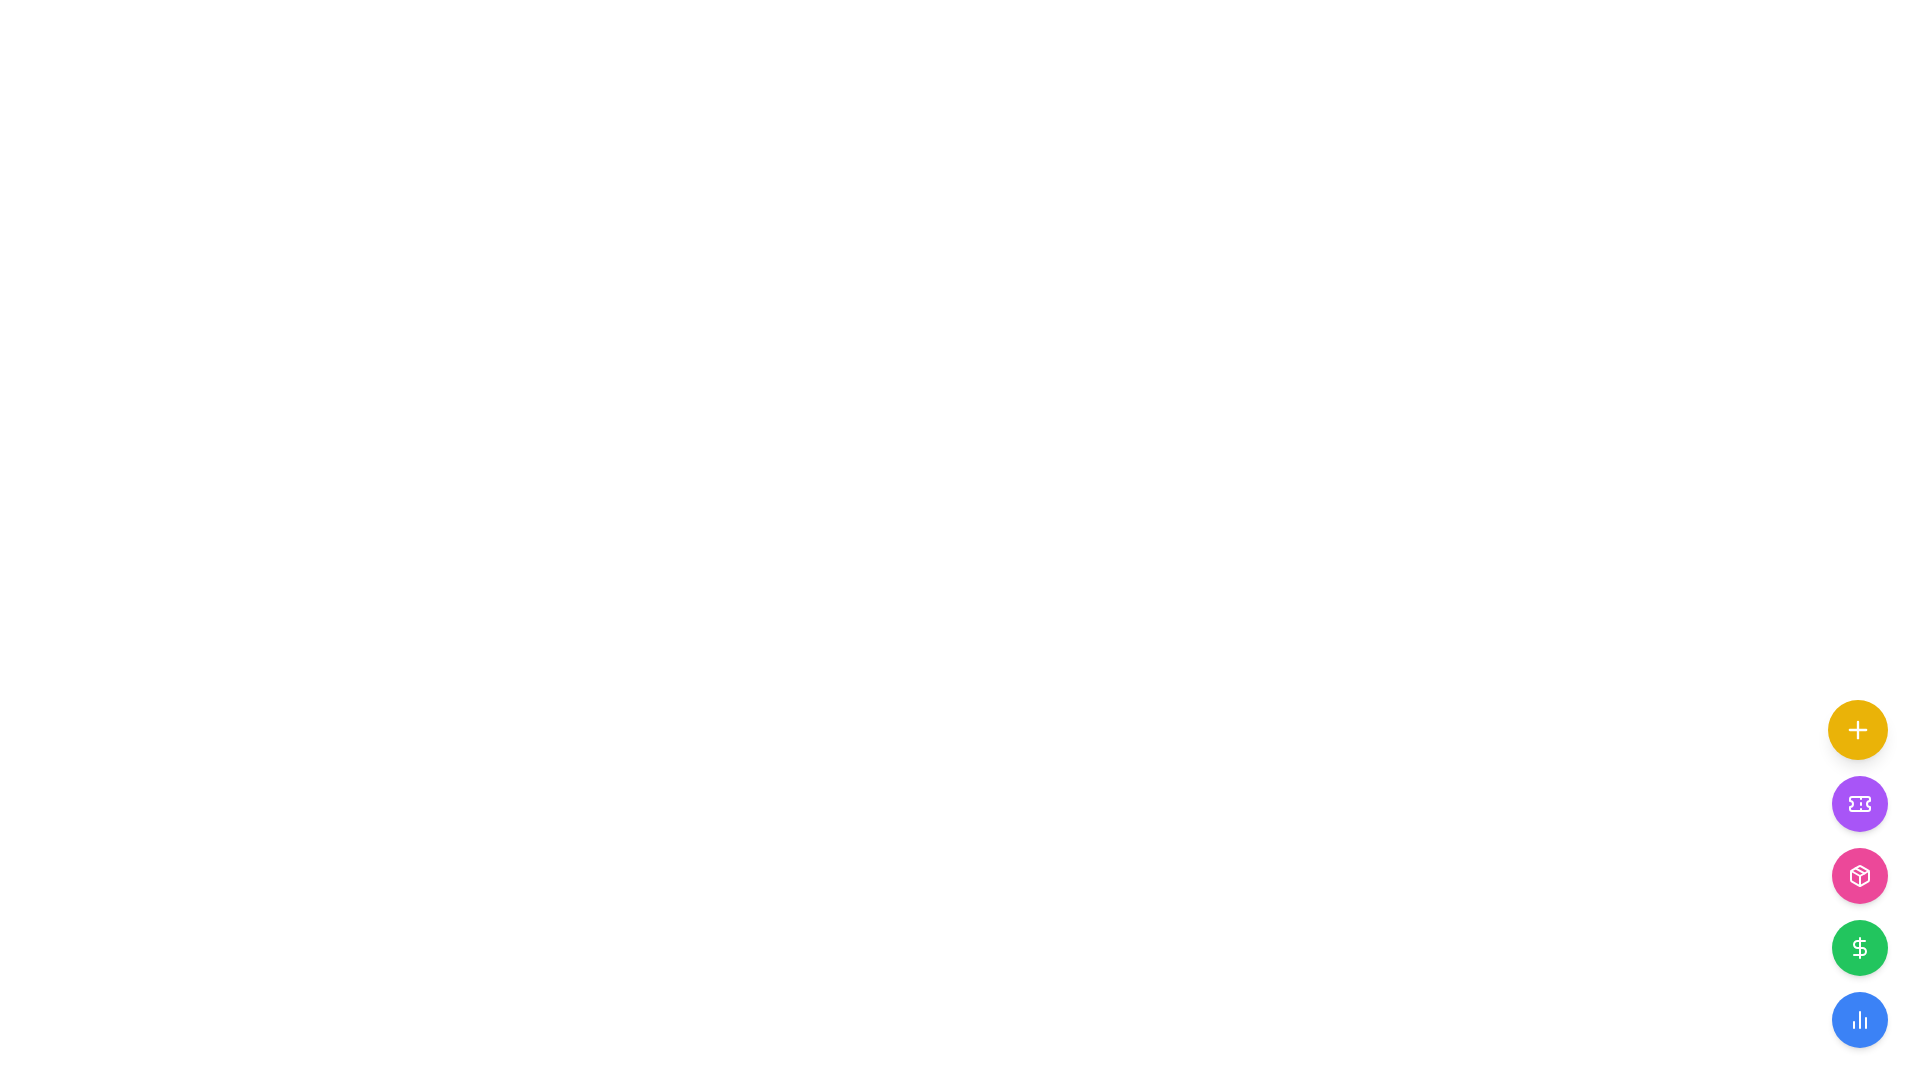 The width and height of the screenshot is (1920, 1080). Describe the element at coordinates (1859, 1019) in the screenshot. I see `the blue circular button containing the bar chart icon, which is the fifth button from the top in the sidebar` at that location.